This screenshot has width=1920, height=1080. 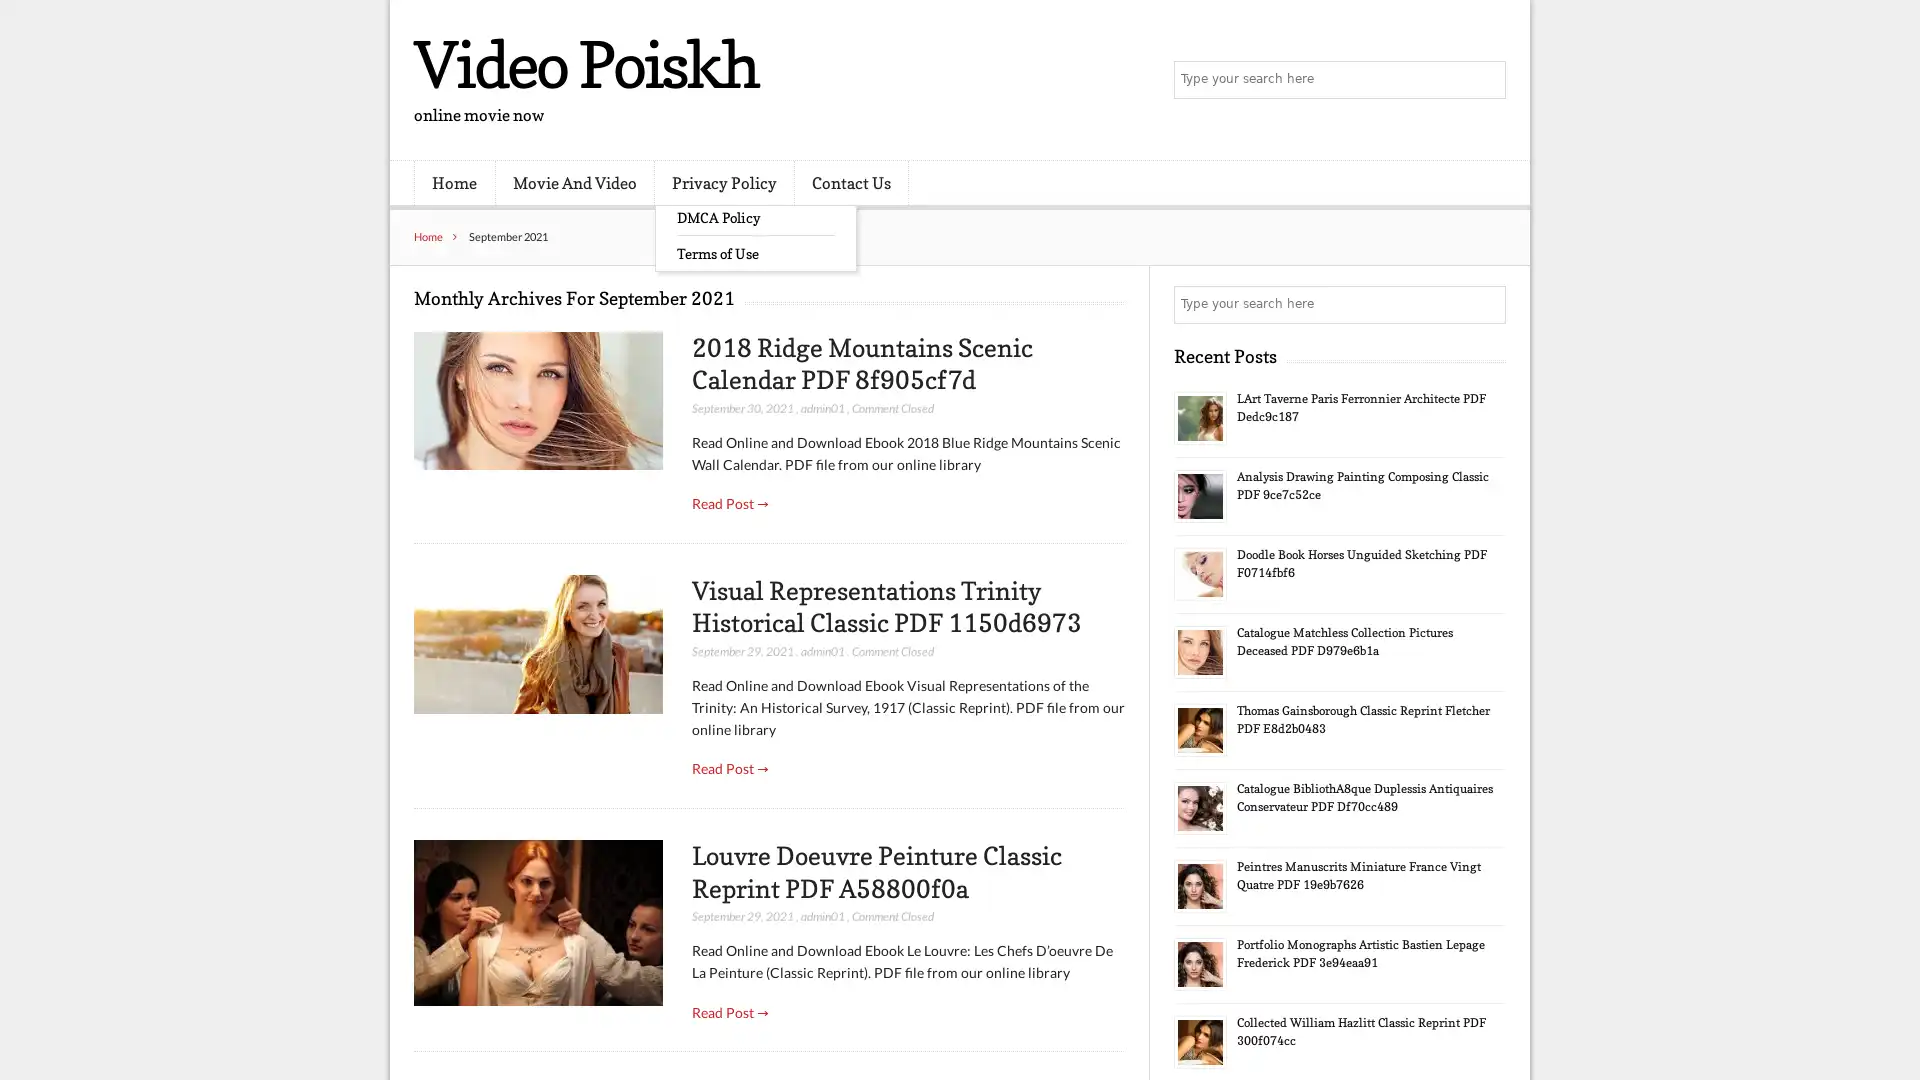 What do you see at coordinates (1485, 304) in the screenshot?
I see `Search` at bounding box center [1485, 304].